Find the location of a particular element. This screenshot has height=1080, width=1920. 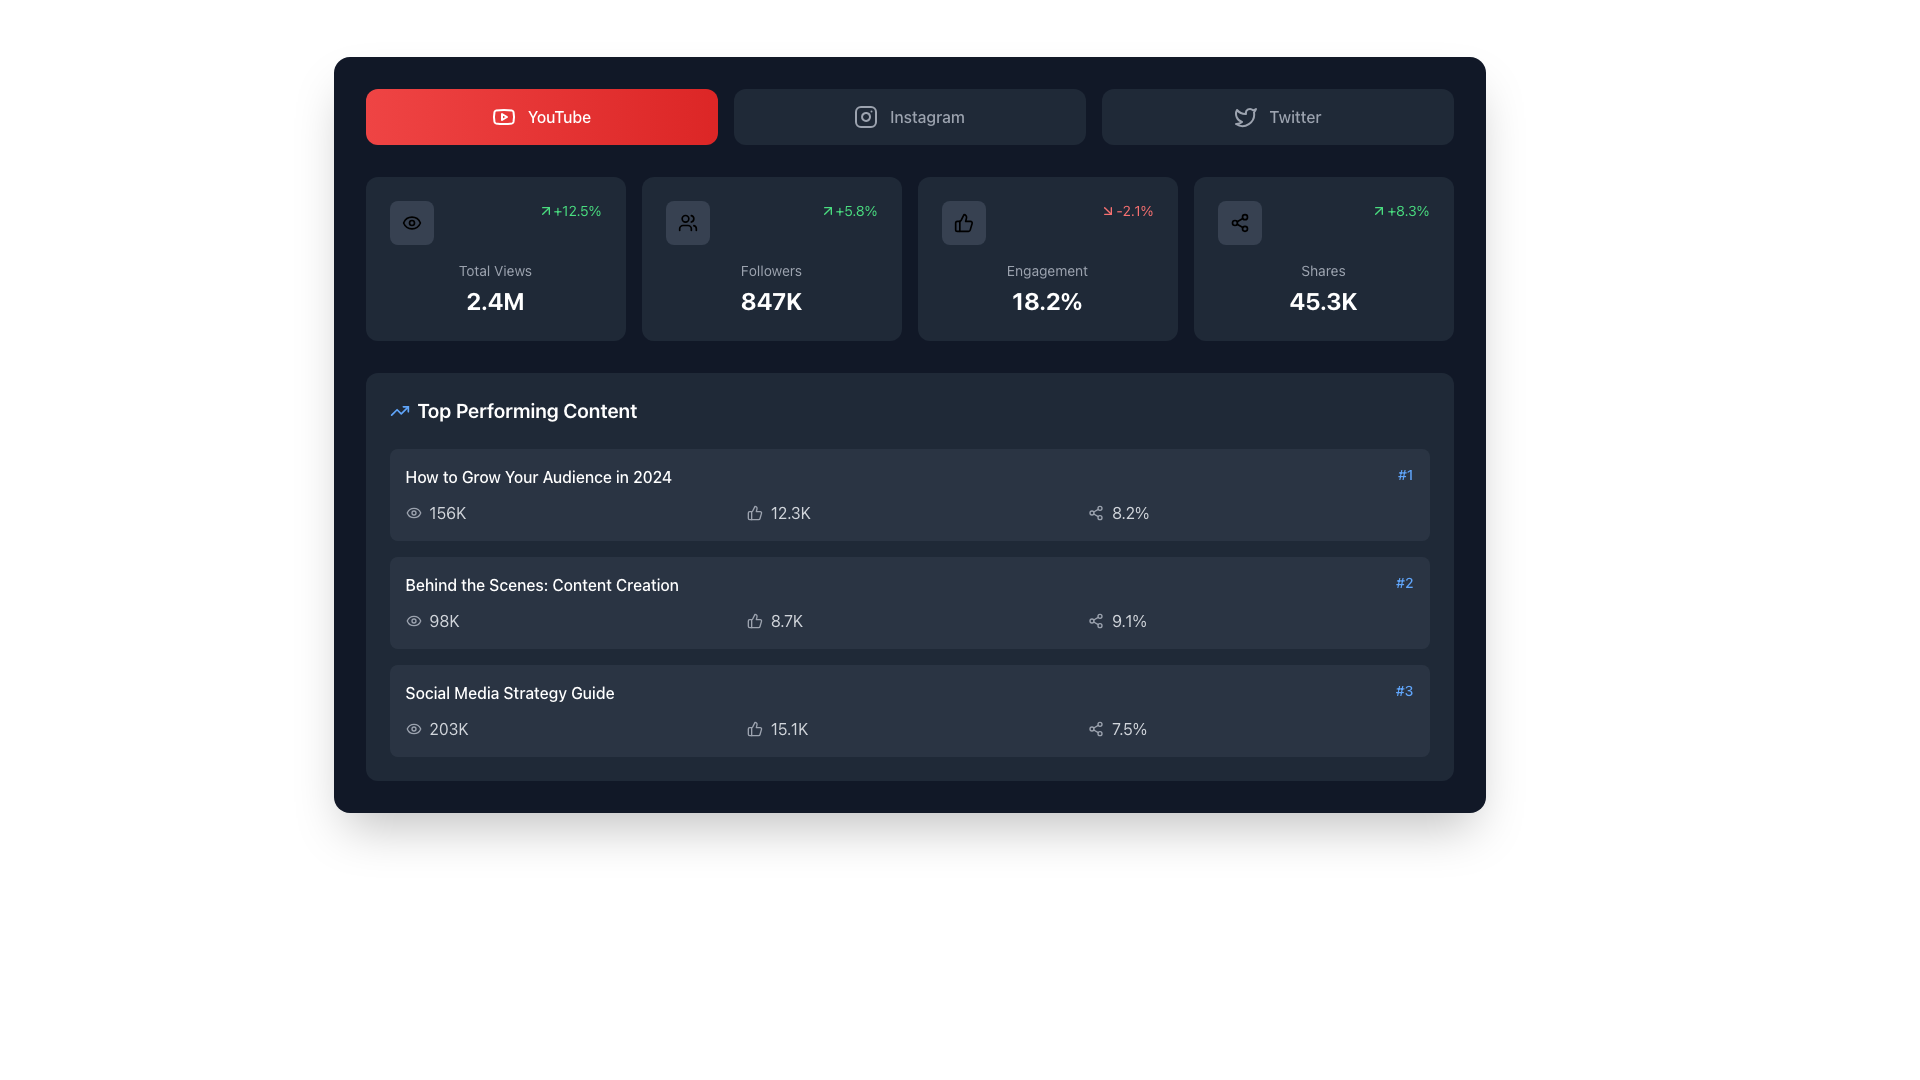

the text label indicating a percentage value located in the middle-right section of the card for a specific content item in the list of top-performing contents is located at coordinates (1129, 620).